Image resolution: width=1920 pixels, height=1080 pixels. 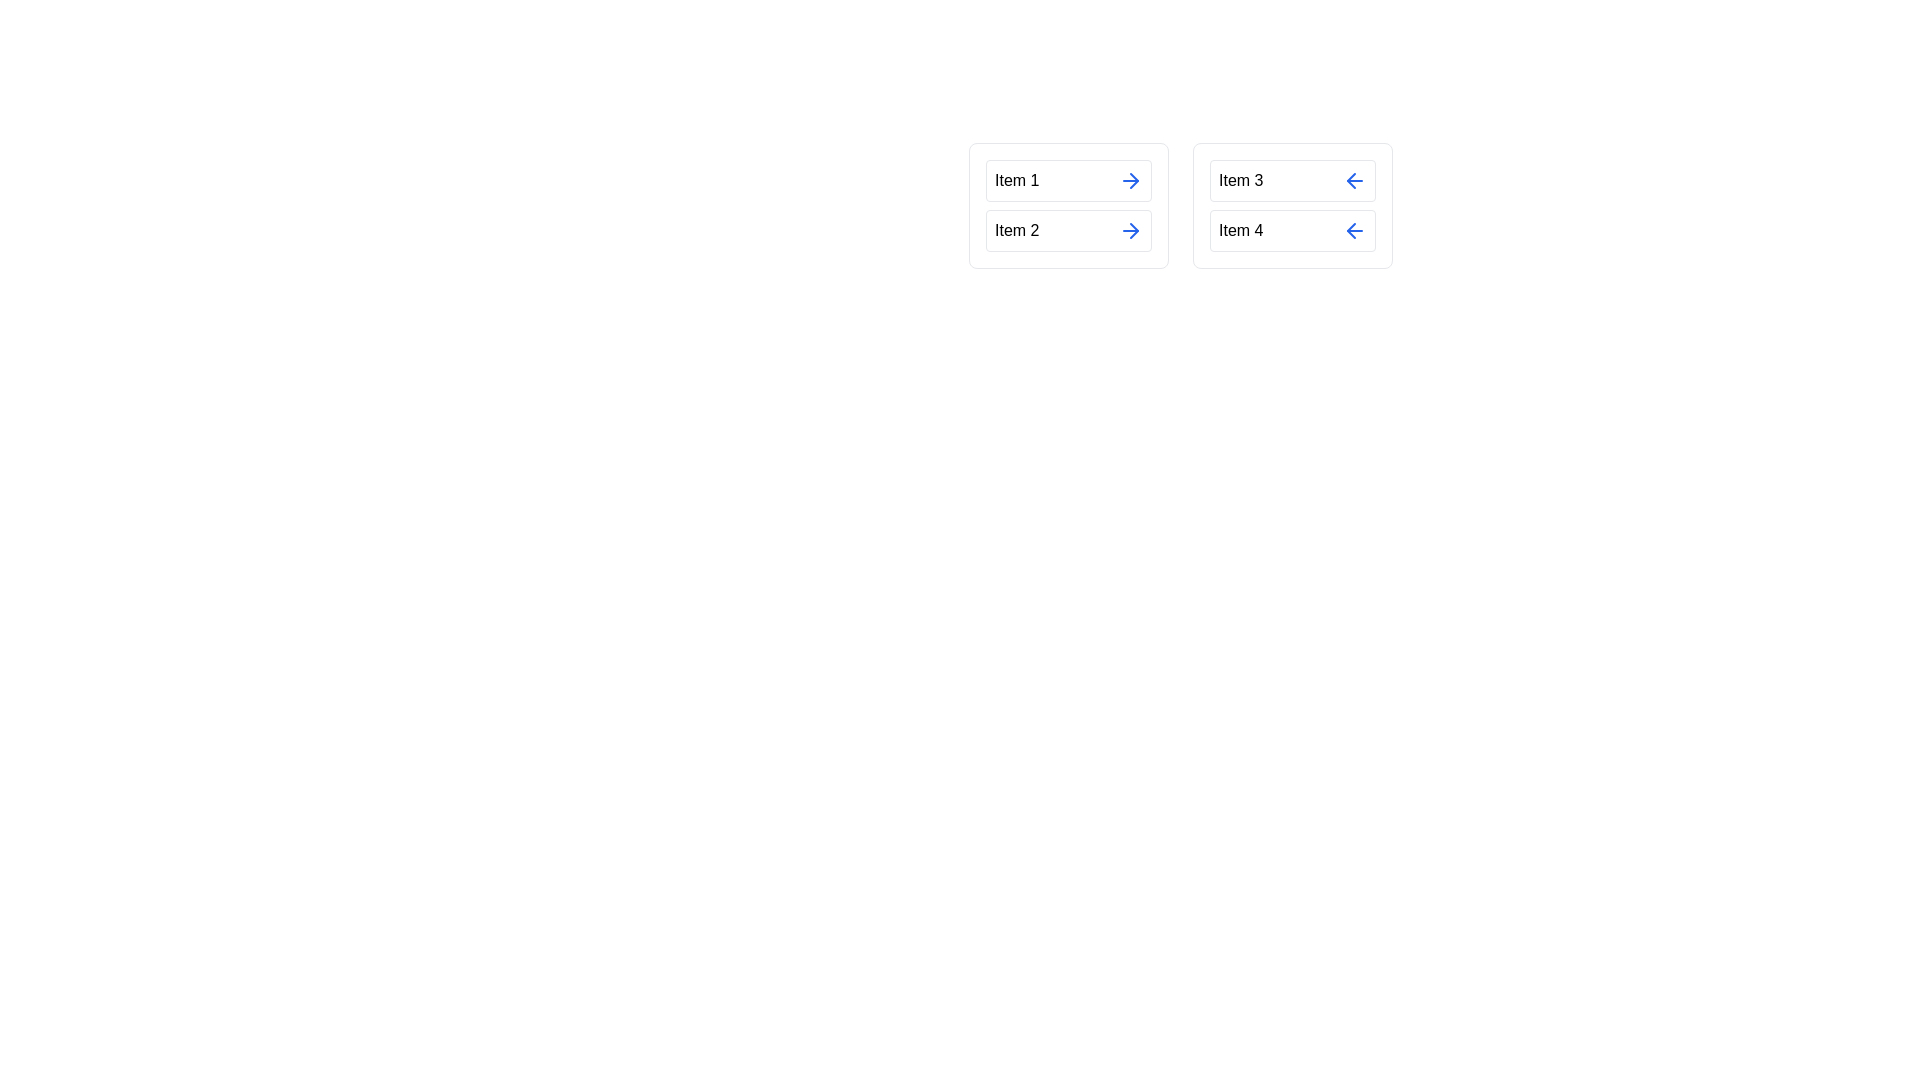 I want to click on arrow button next to the item Item 4 in the right list to transfer it to the left list, so click(x=1354, y=230).